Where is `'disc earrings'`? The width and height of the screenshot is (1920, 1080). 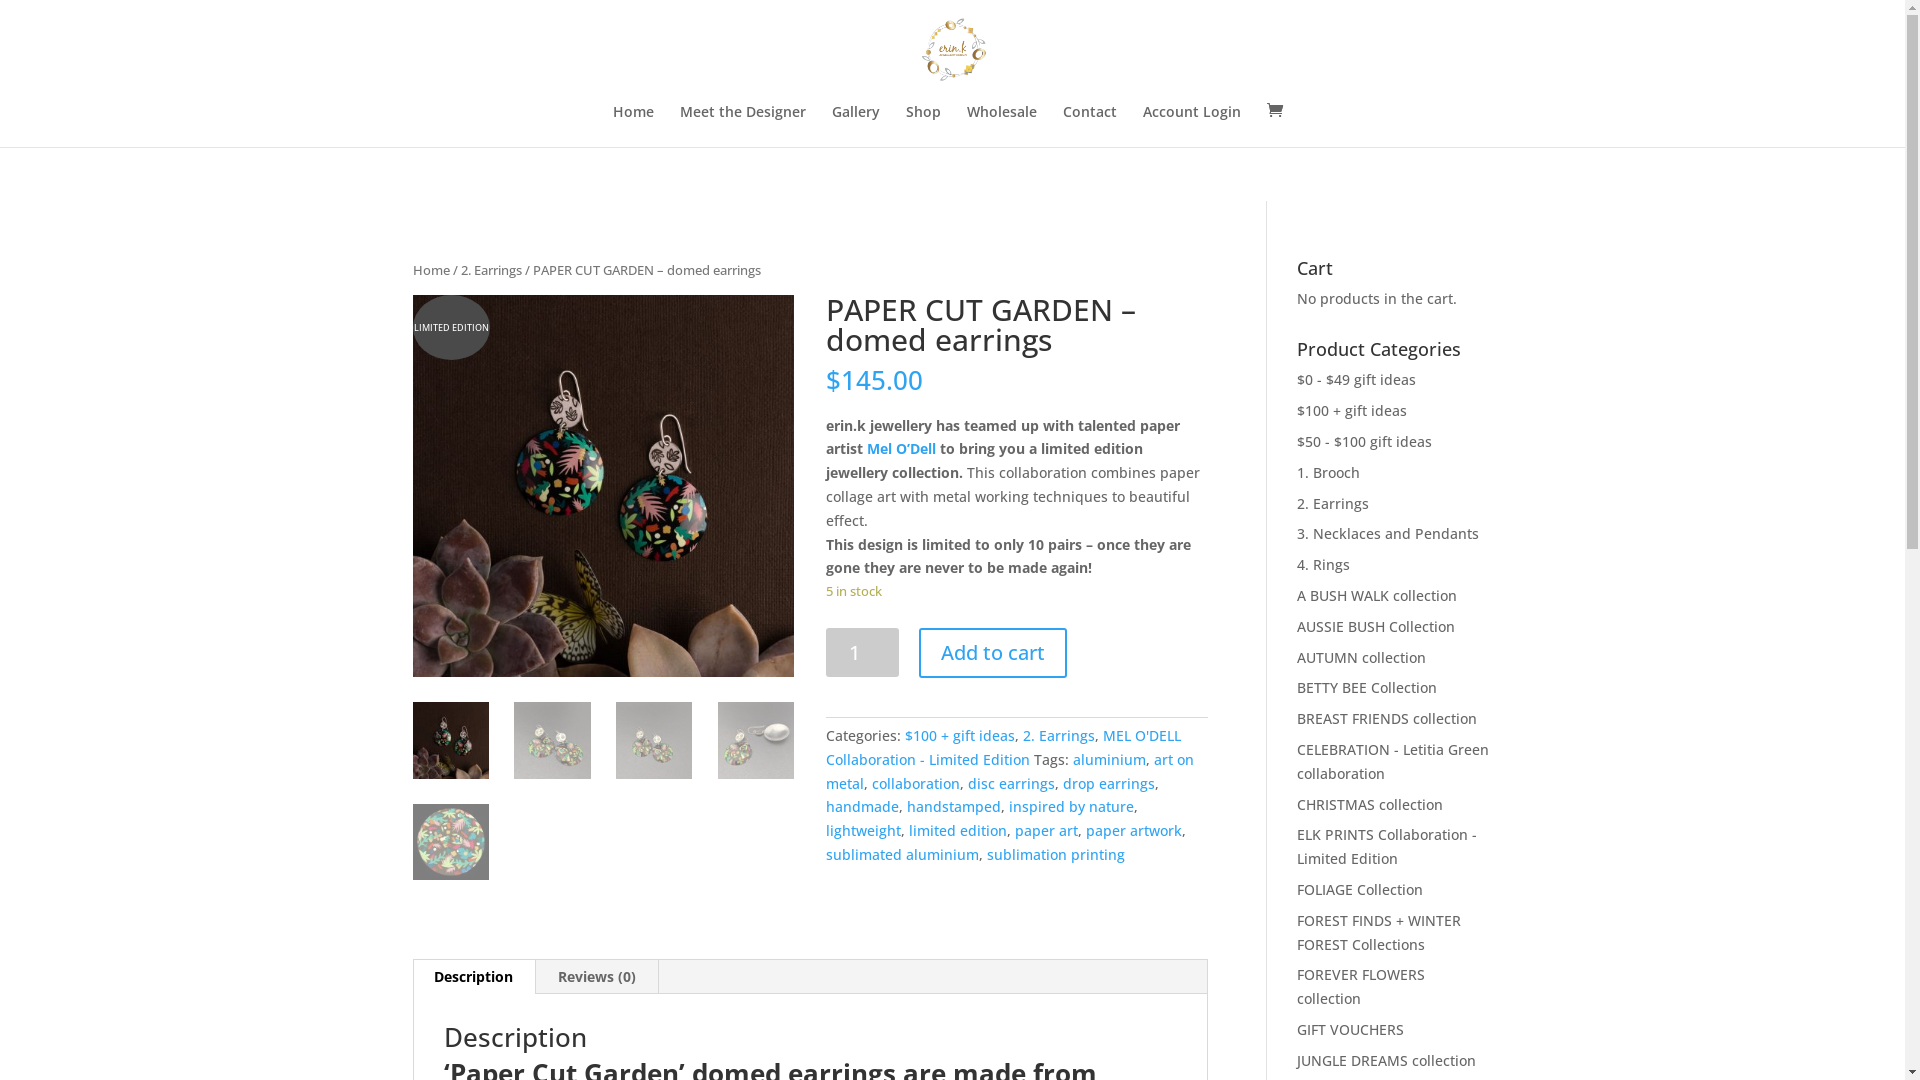 'disc earrings' is located at coordinates (1011, 782).